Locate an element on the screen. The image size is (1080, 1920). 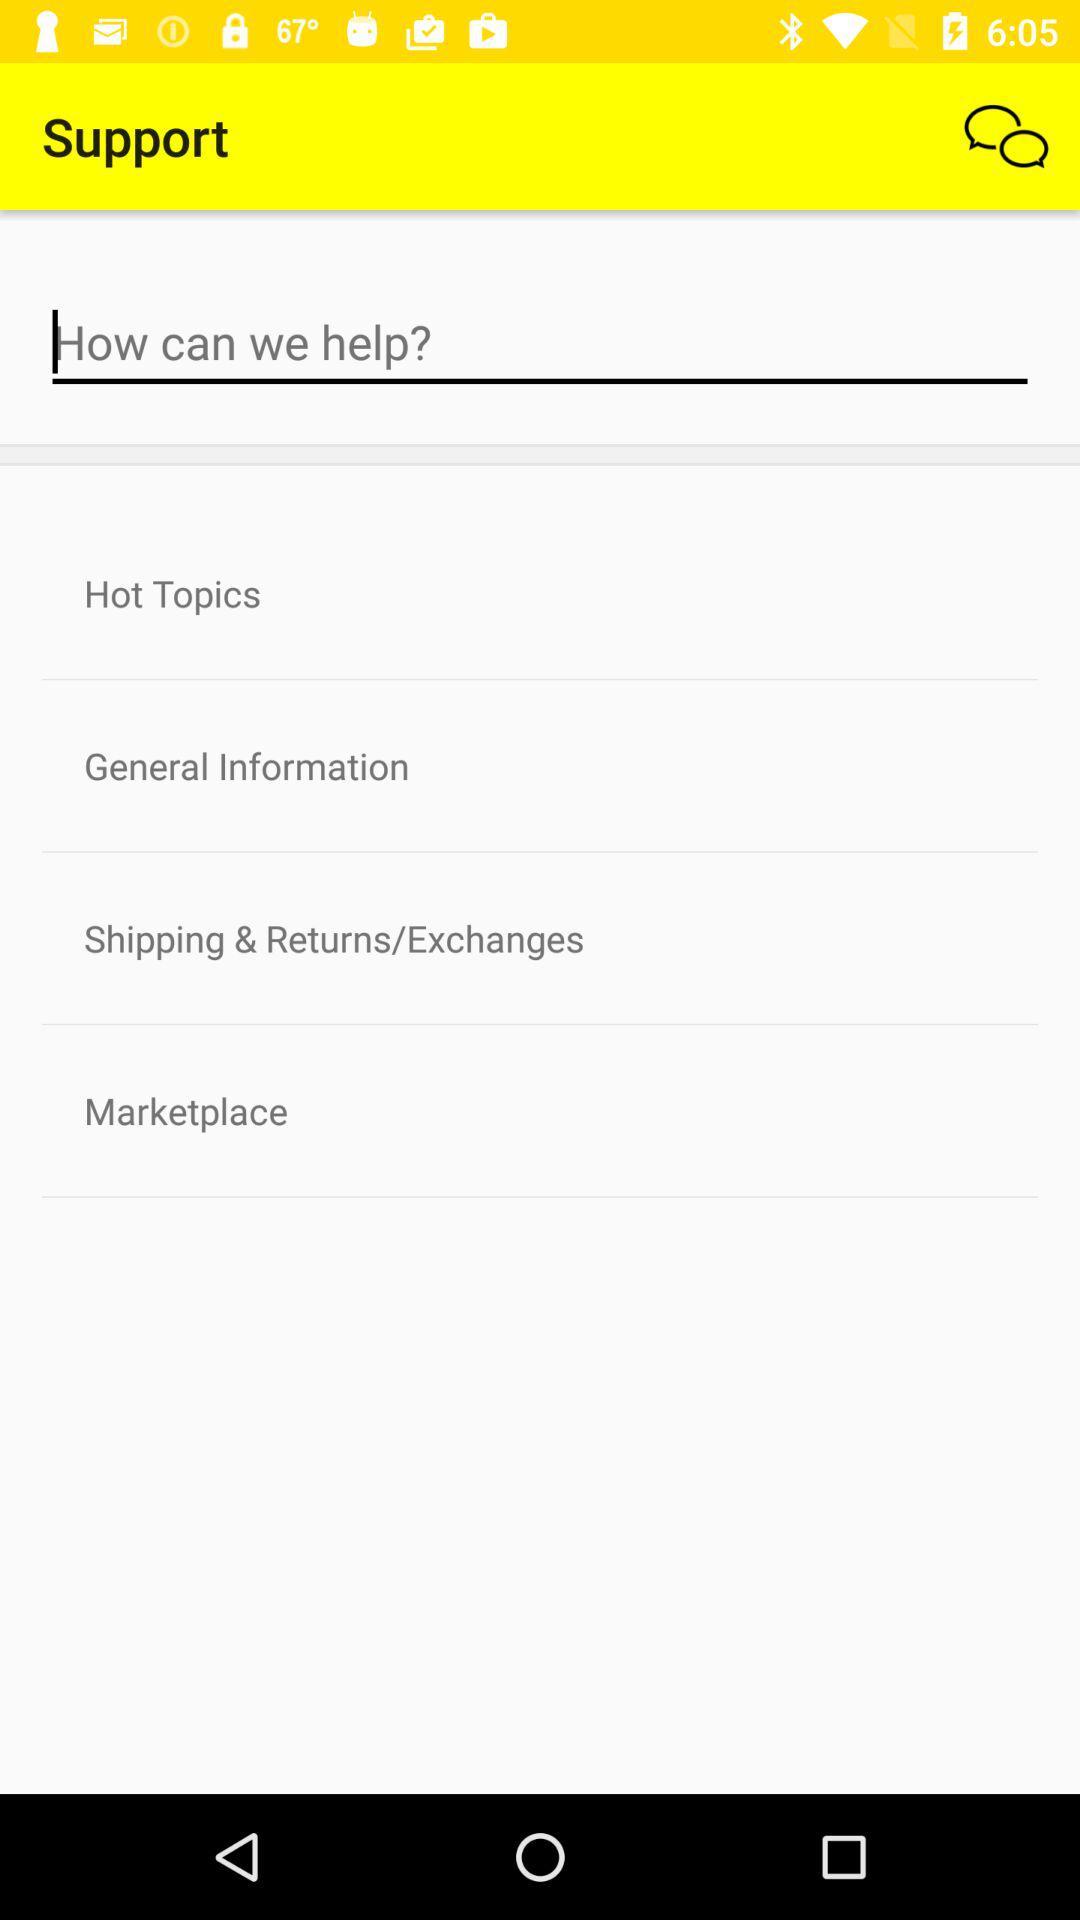
item below the hot topics icon is located at coordinates (540, 764).